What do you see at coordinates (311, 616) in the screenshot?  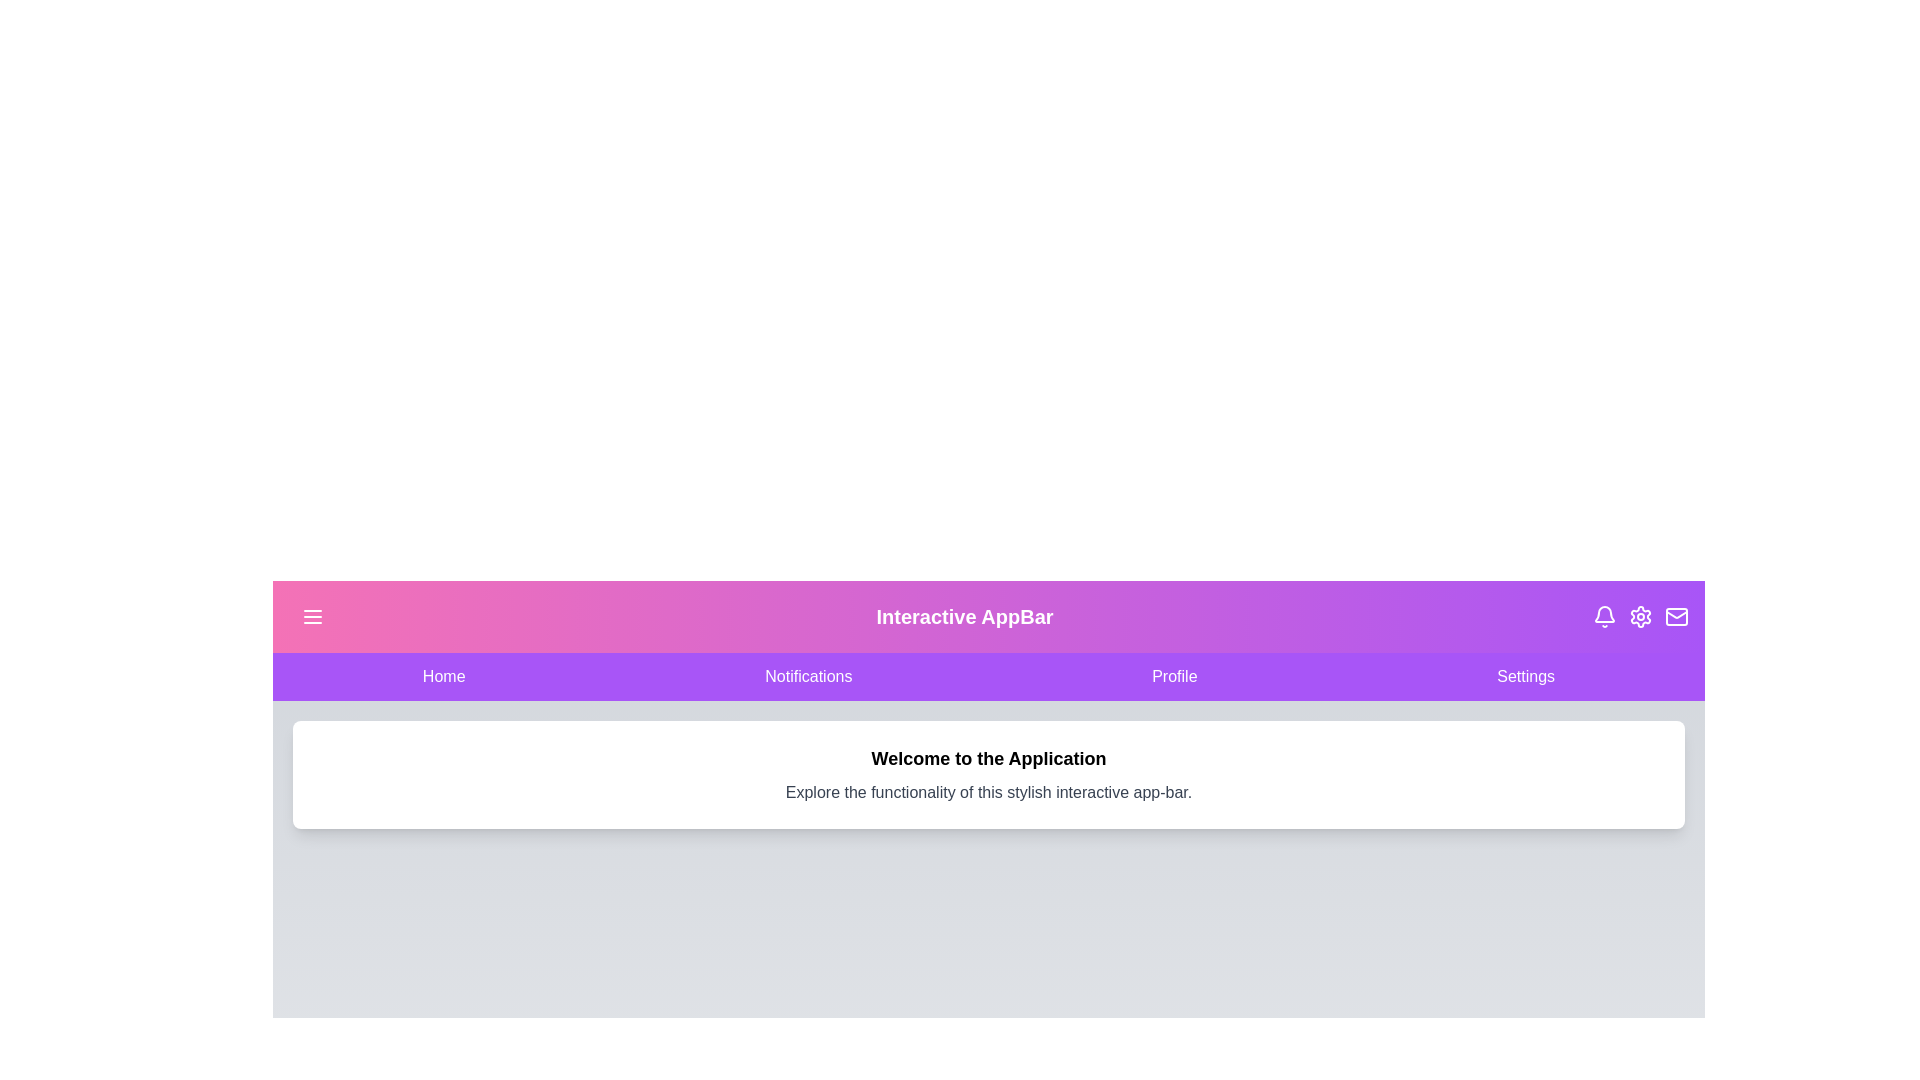 I see `the menu button to open the menu` at bounding box center [311, 616].